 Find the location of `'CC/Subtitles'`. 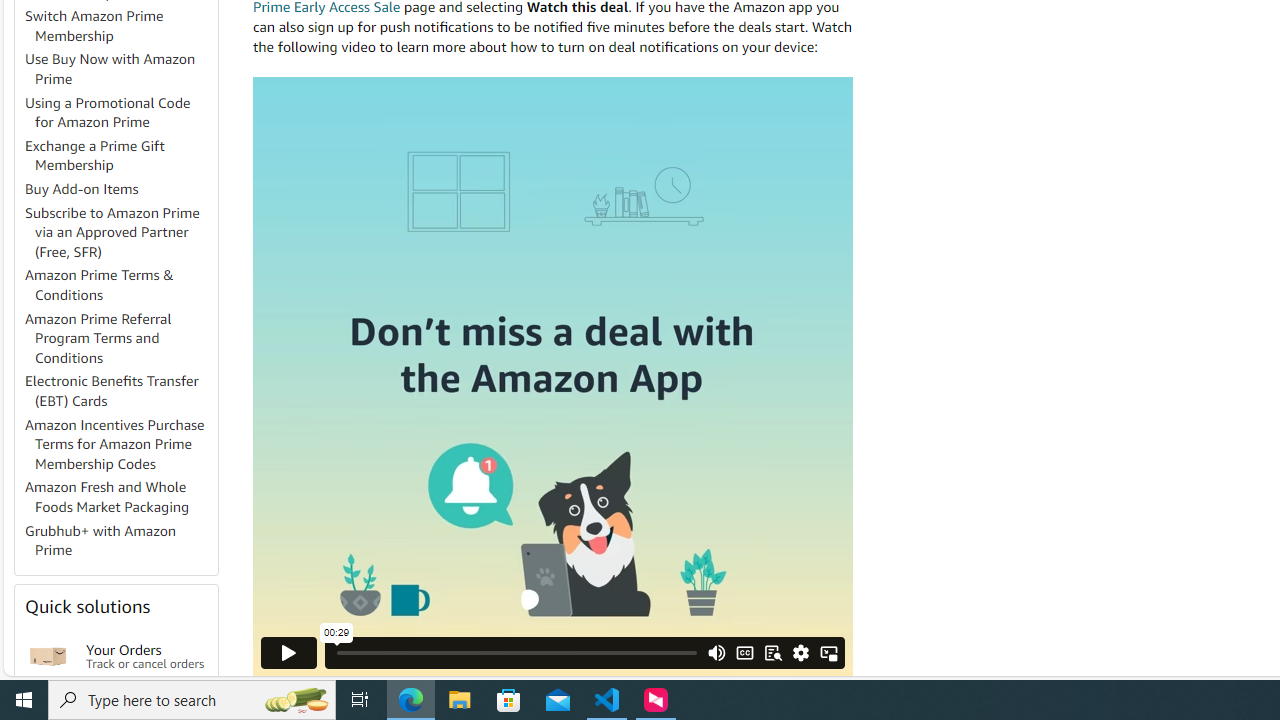

'CC/Subtitles' is located at coordinates (743, 652).